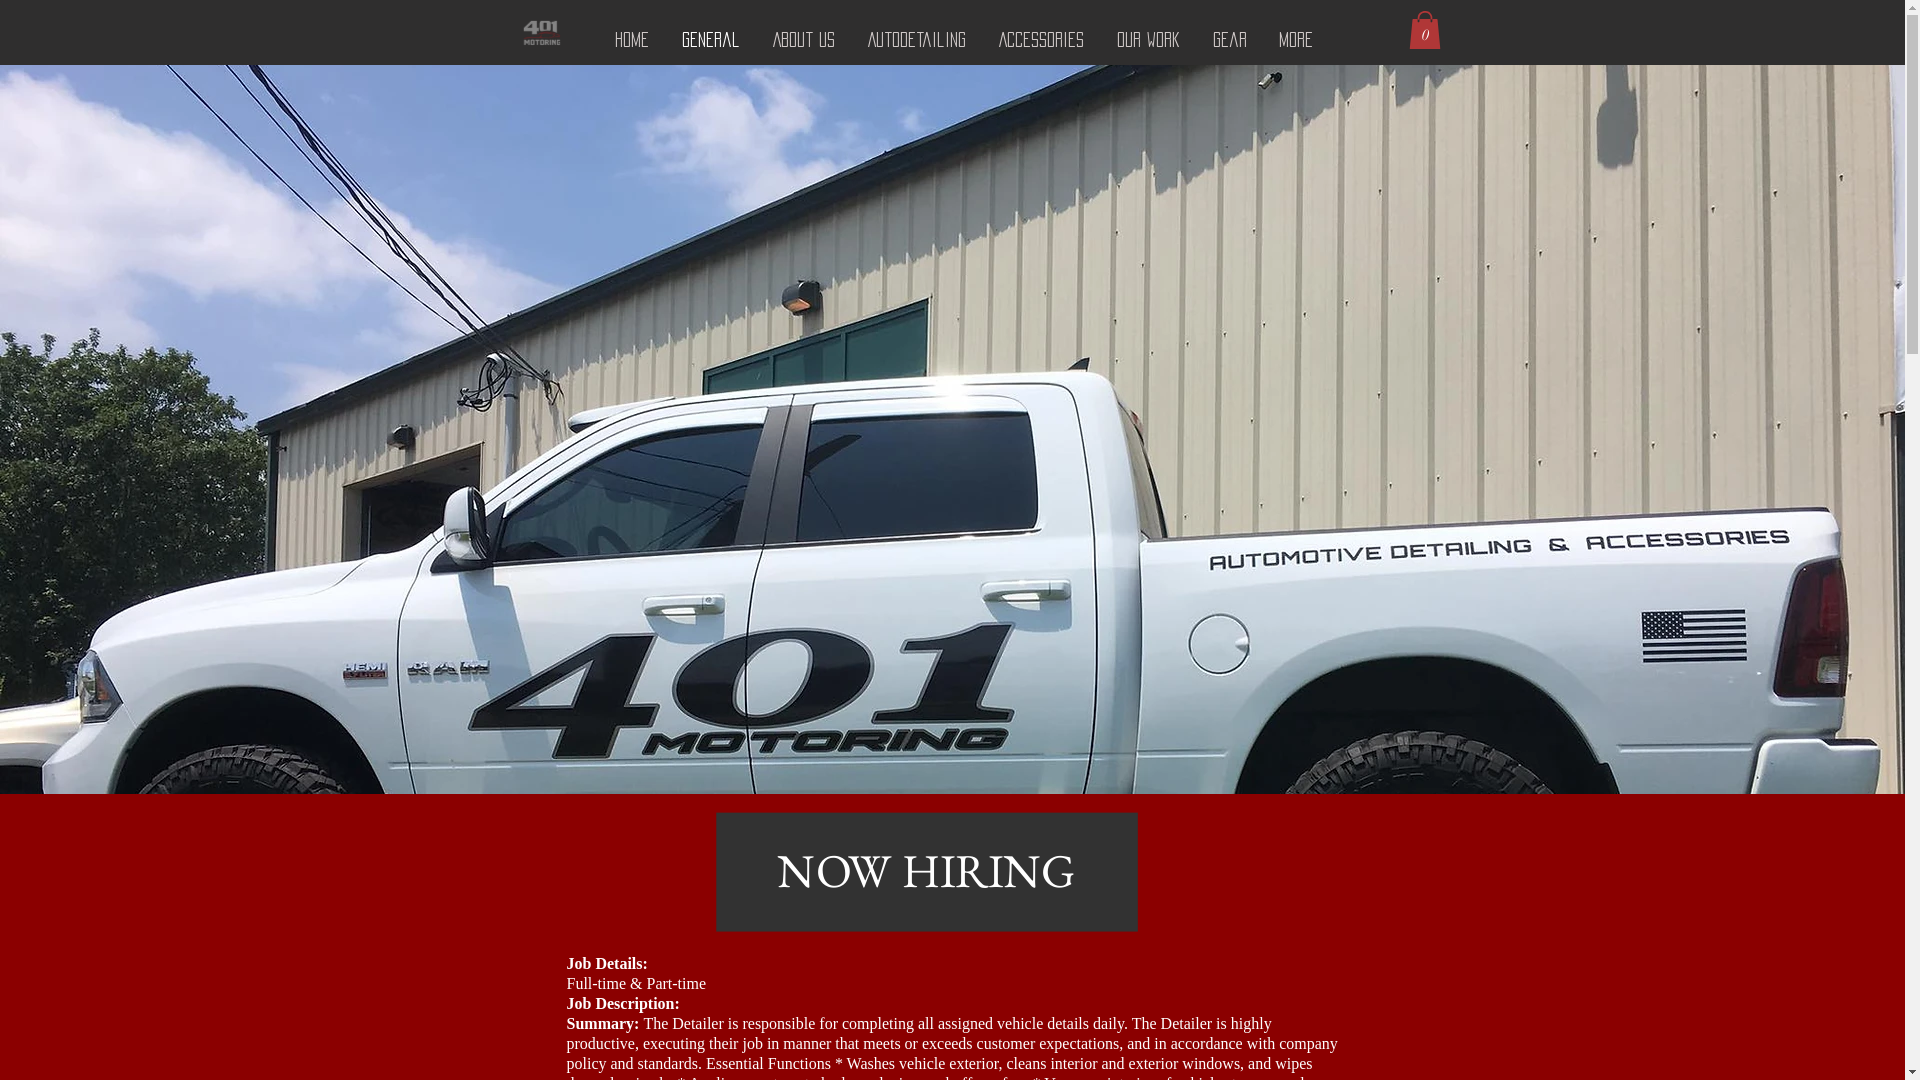  I want to click on 'Home', so click(597, 39).